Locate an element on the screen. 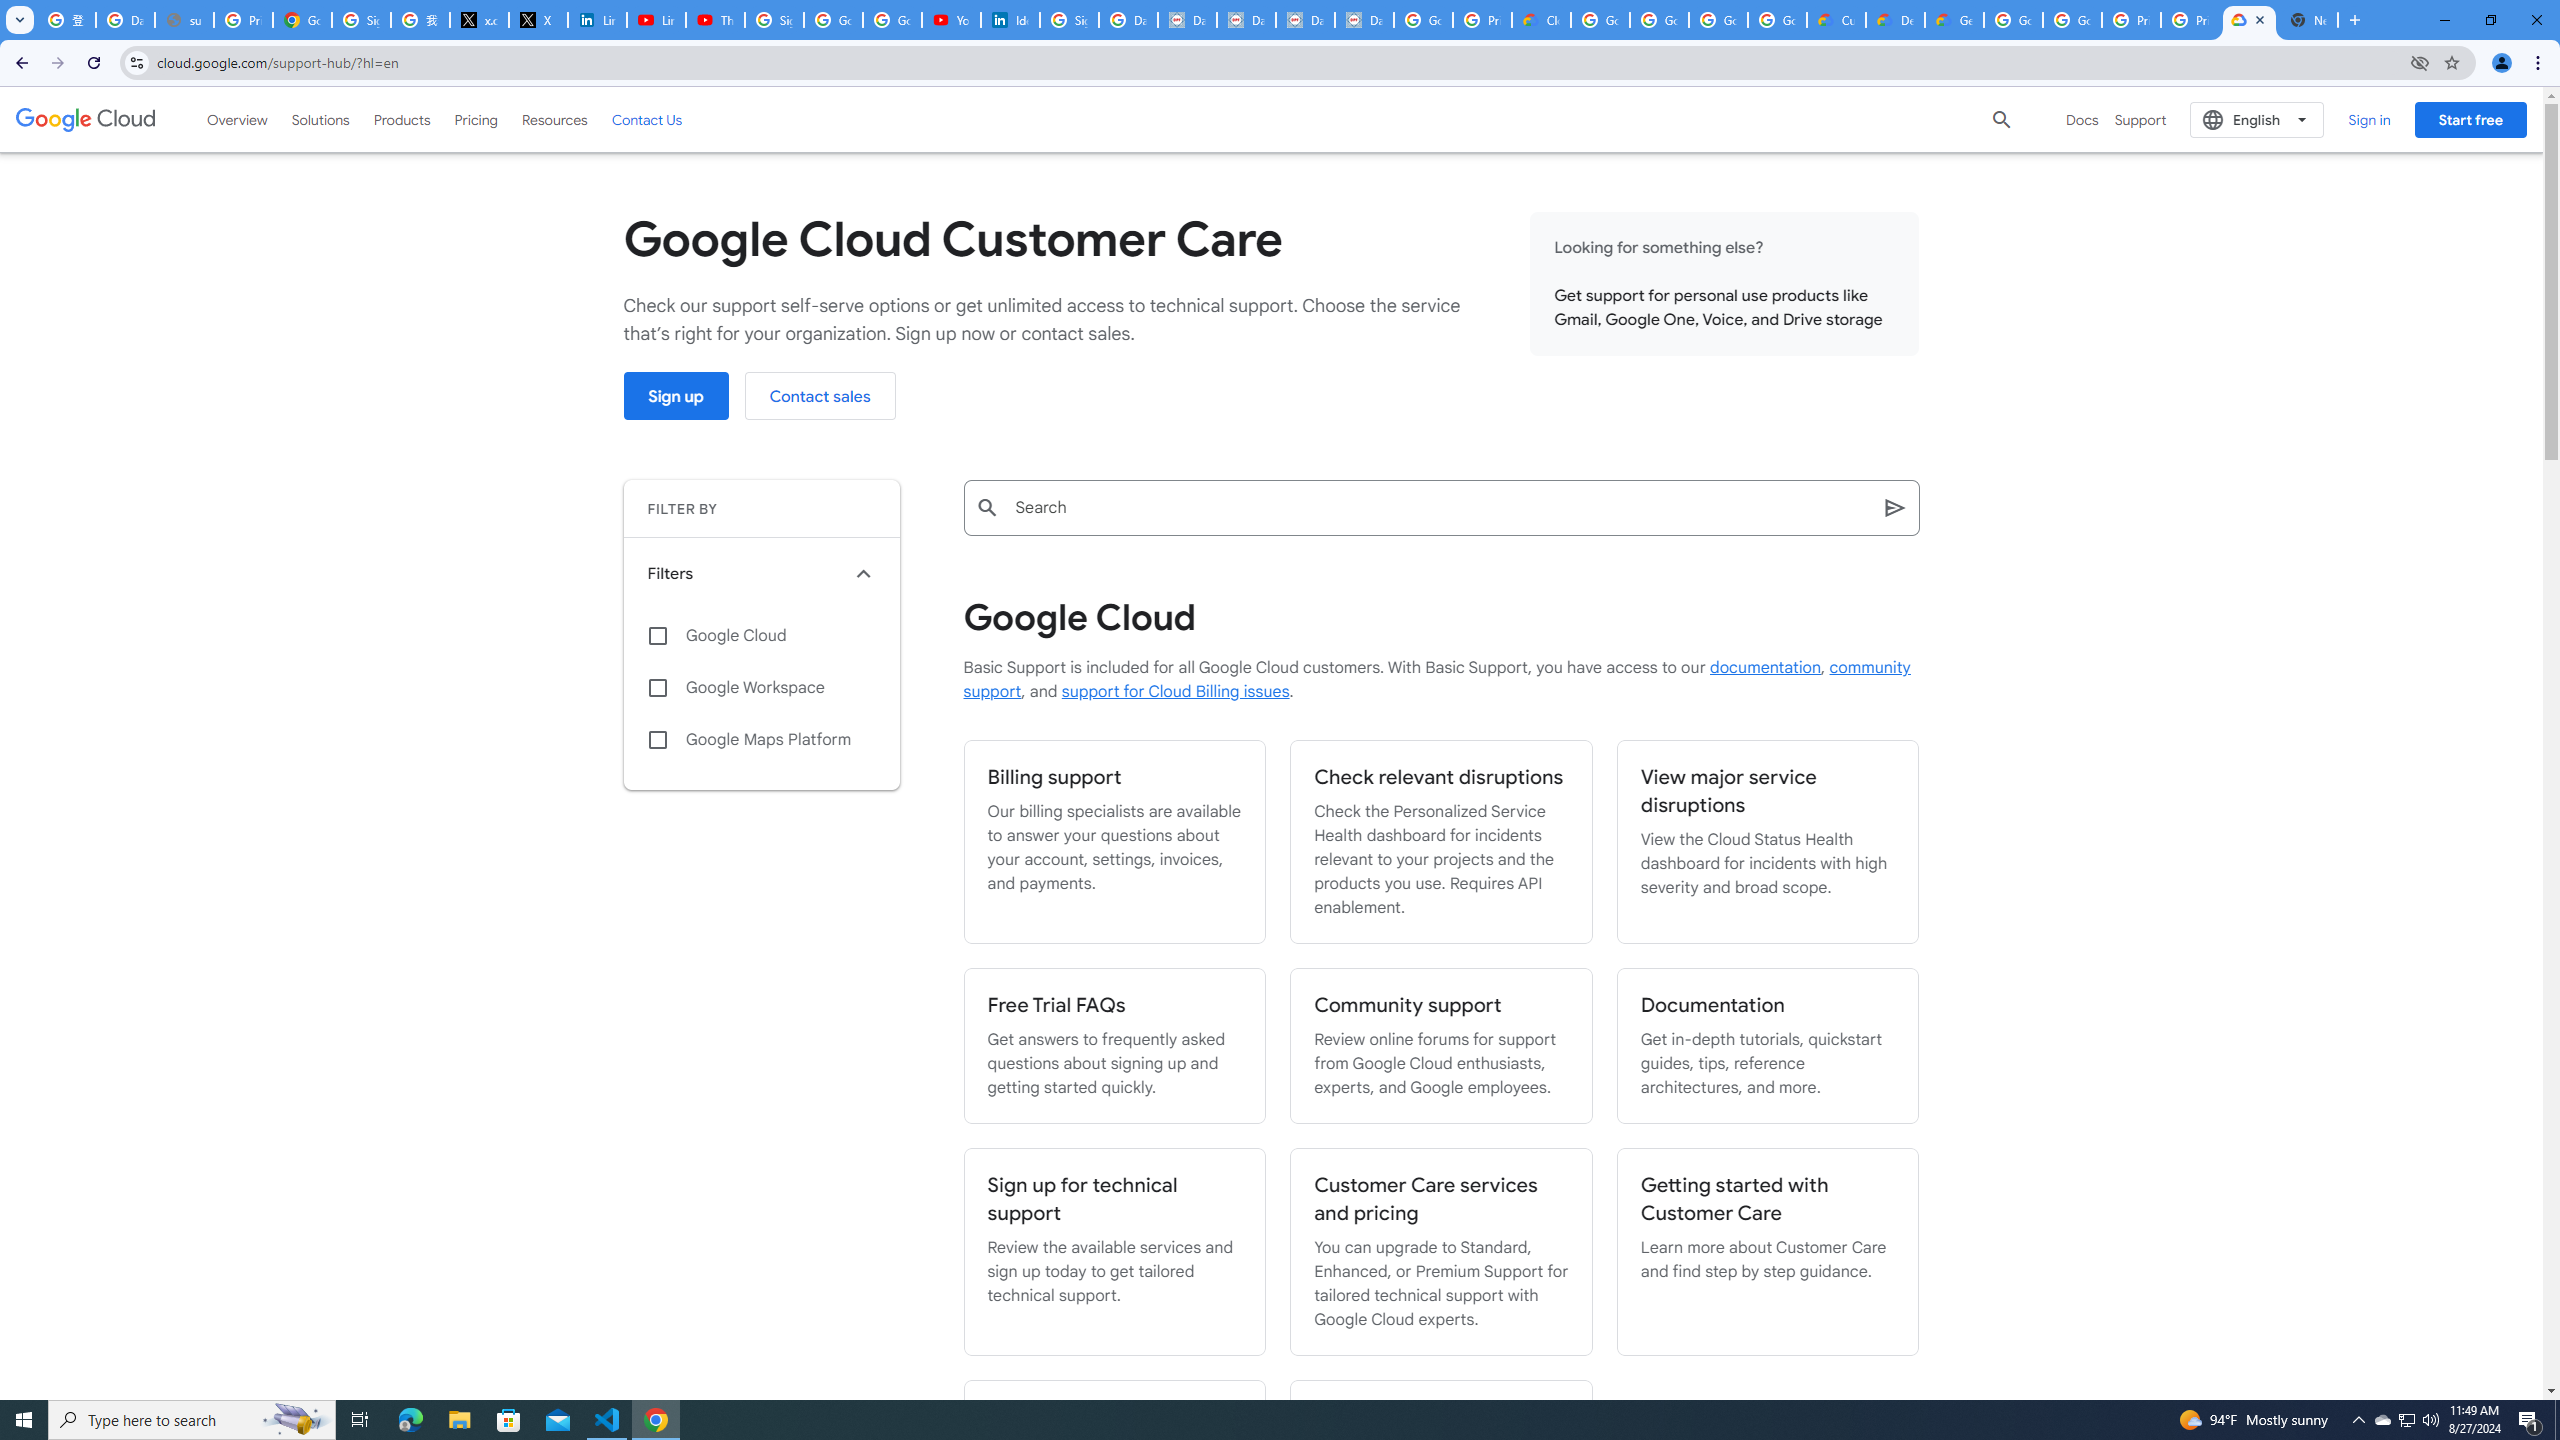 Image resolution: width=2560 pixels, height=1440 pixels. 'Data Privacy Framework' is located at coordinates (1246, 19).